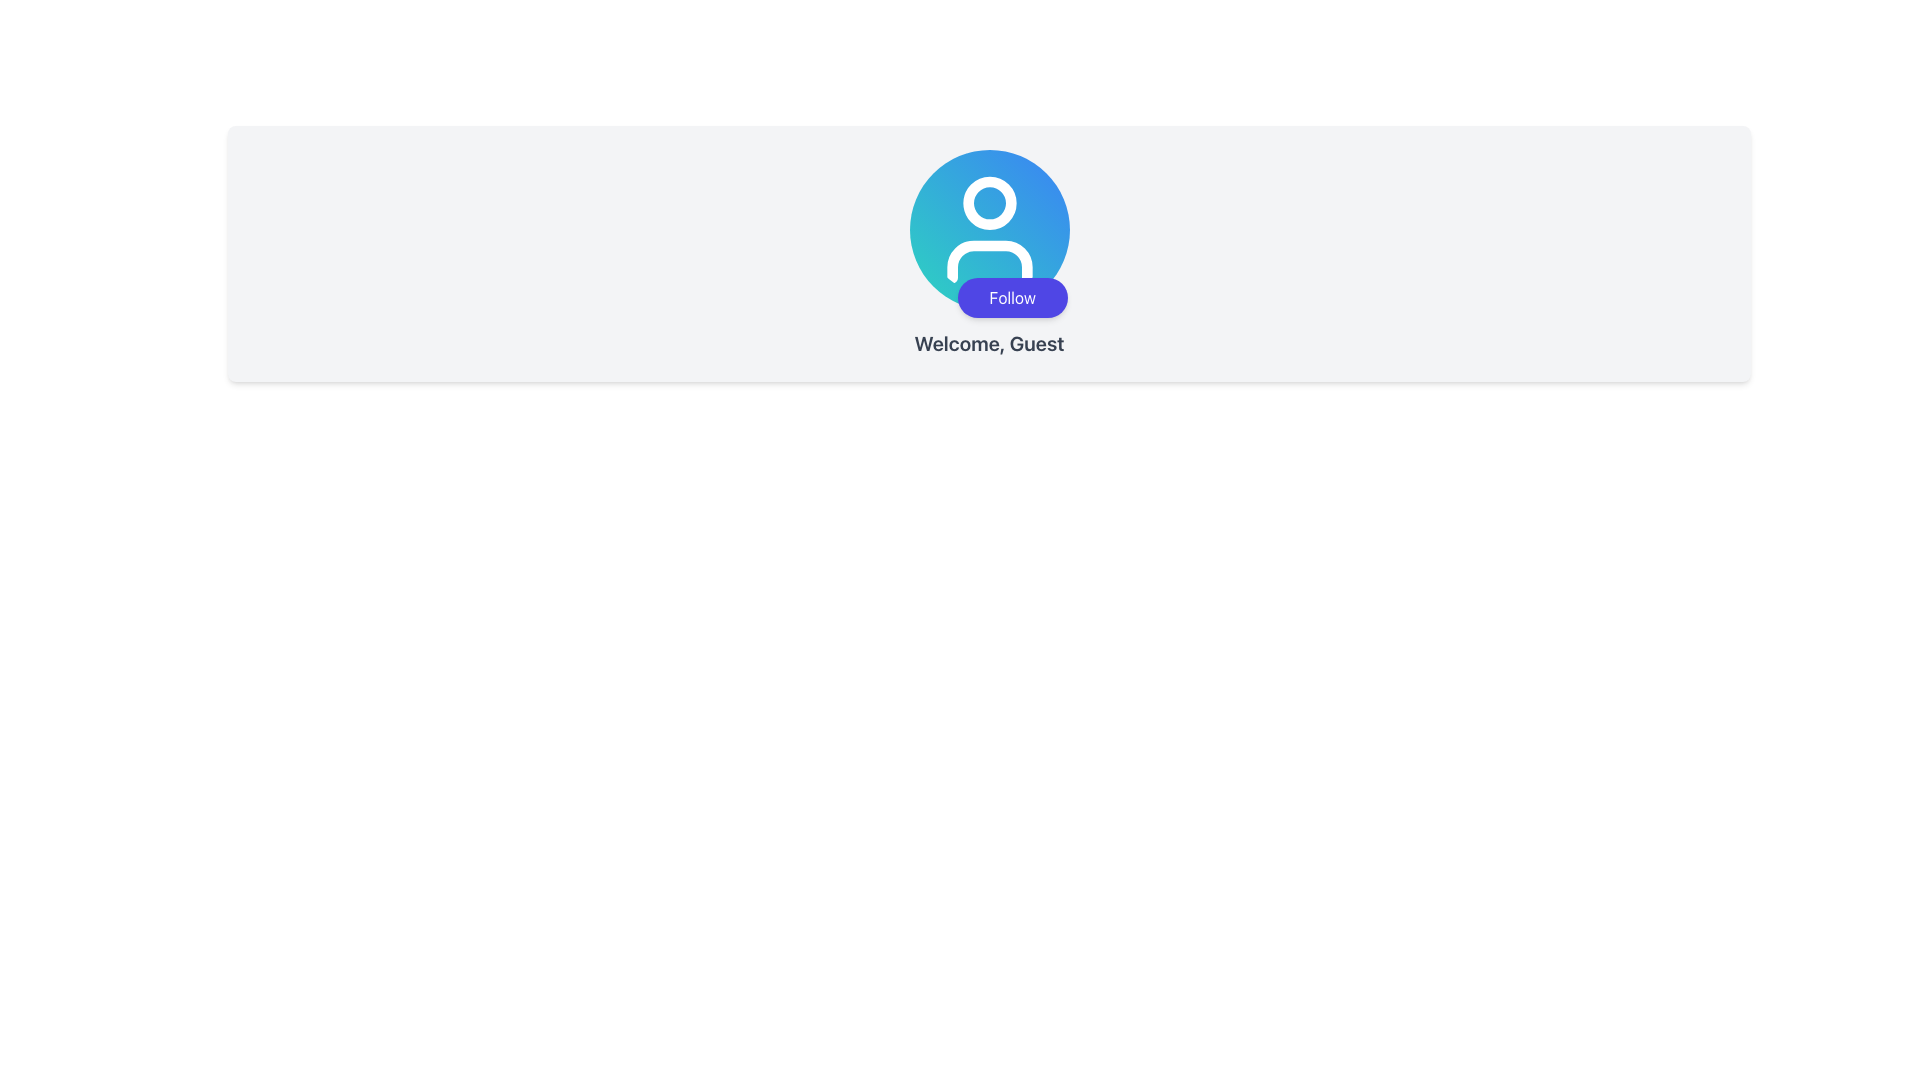 Image resolution: width=1920 pixels, height=1080 pixels. I want to click on the user profile icon located above the 'Follow' button and the 'Welcome, Guest' text to associate it with user relationships, so click(989, 229).